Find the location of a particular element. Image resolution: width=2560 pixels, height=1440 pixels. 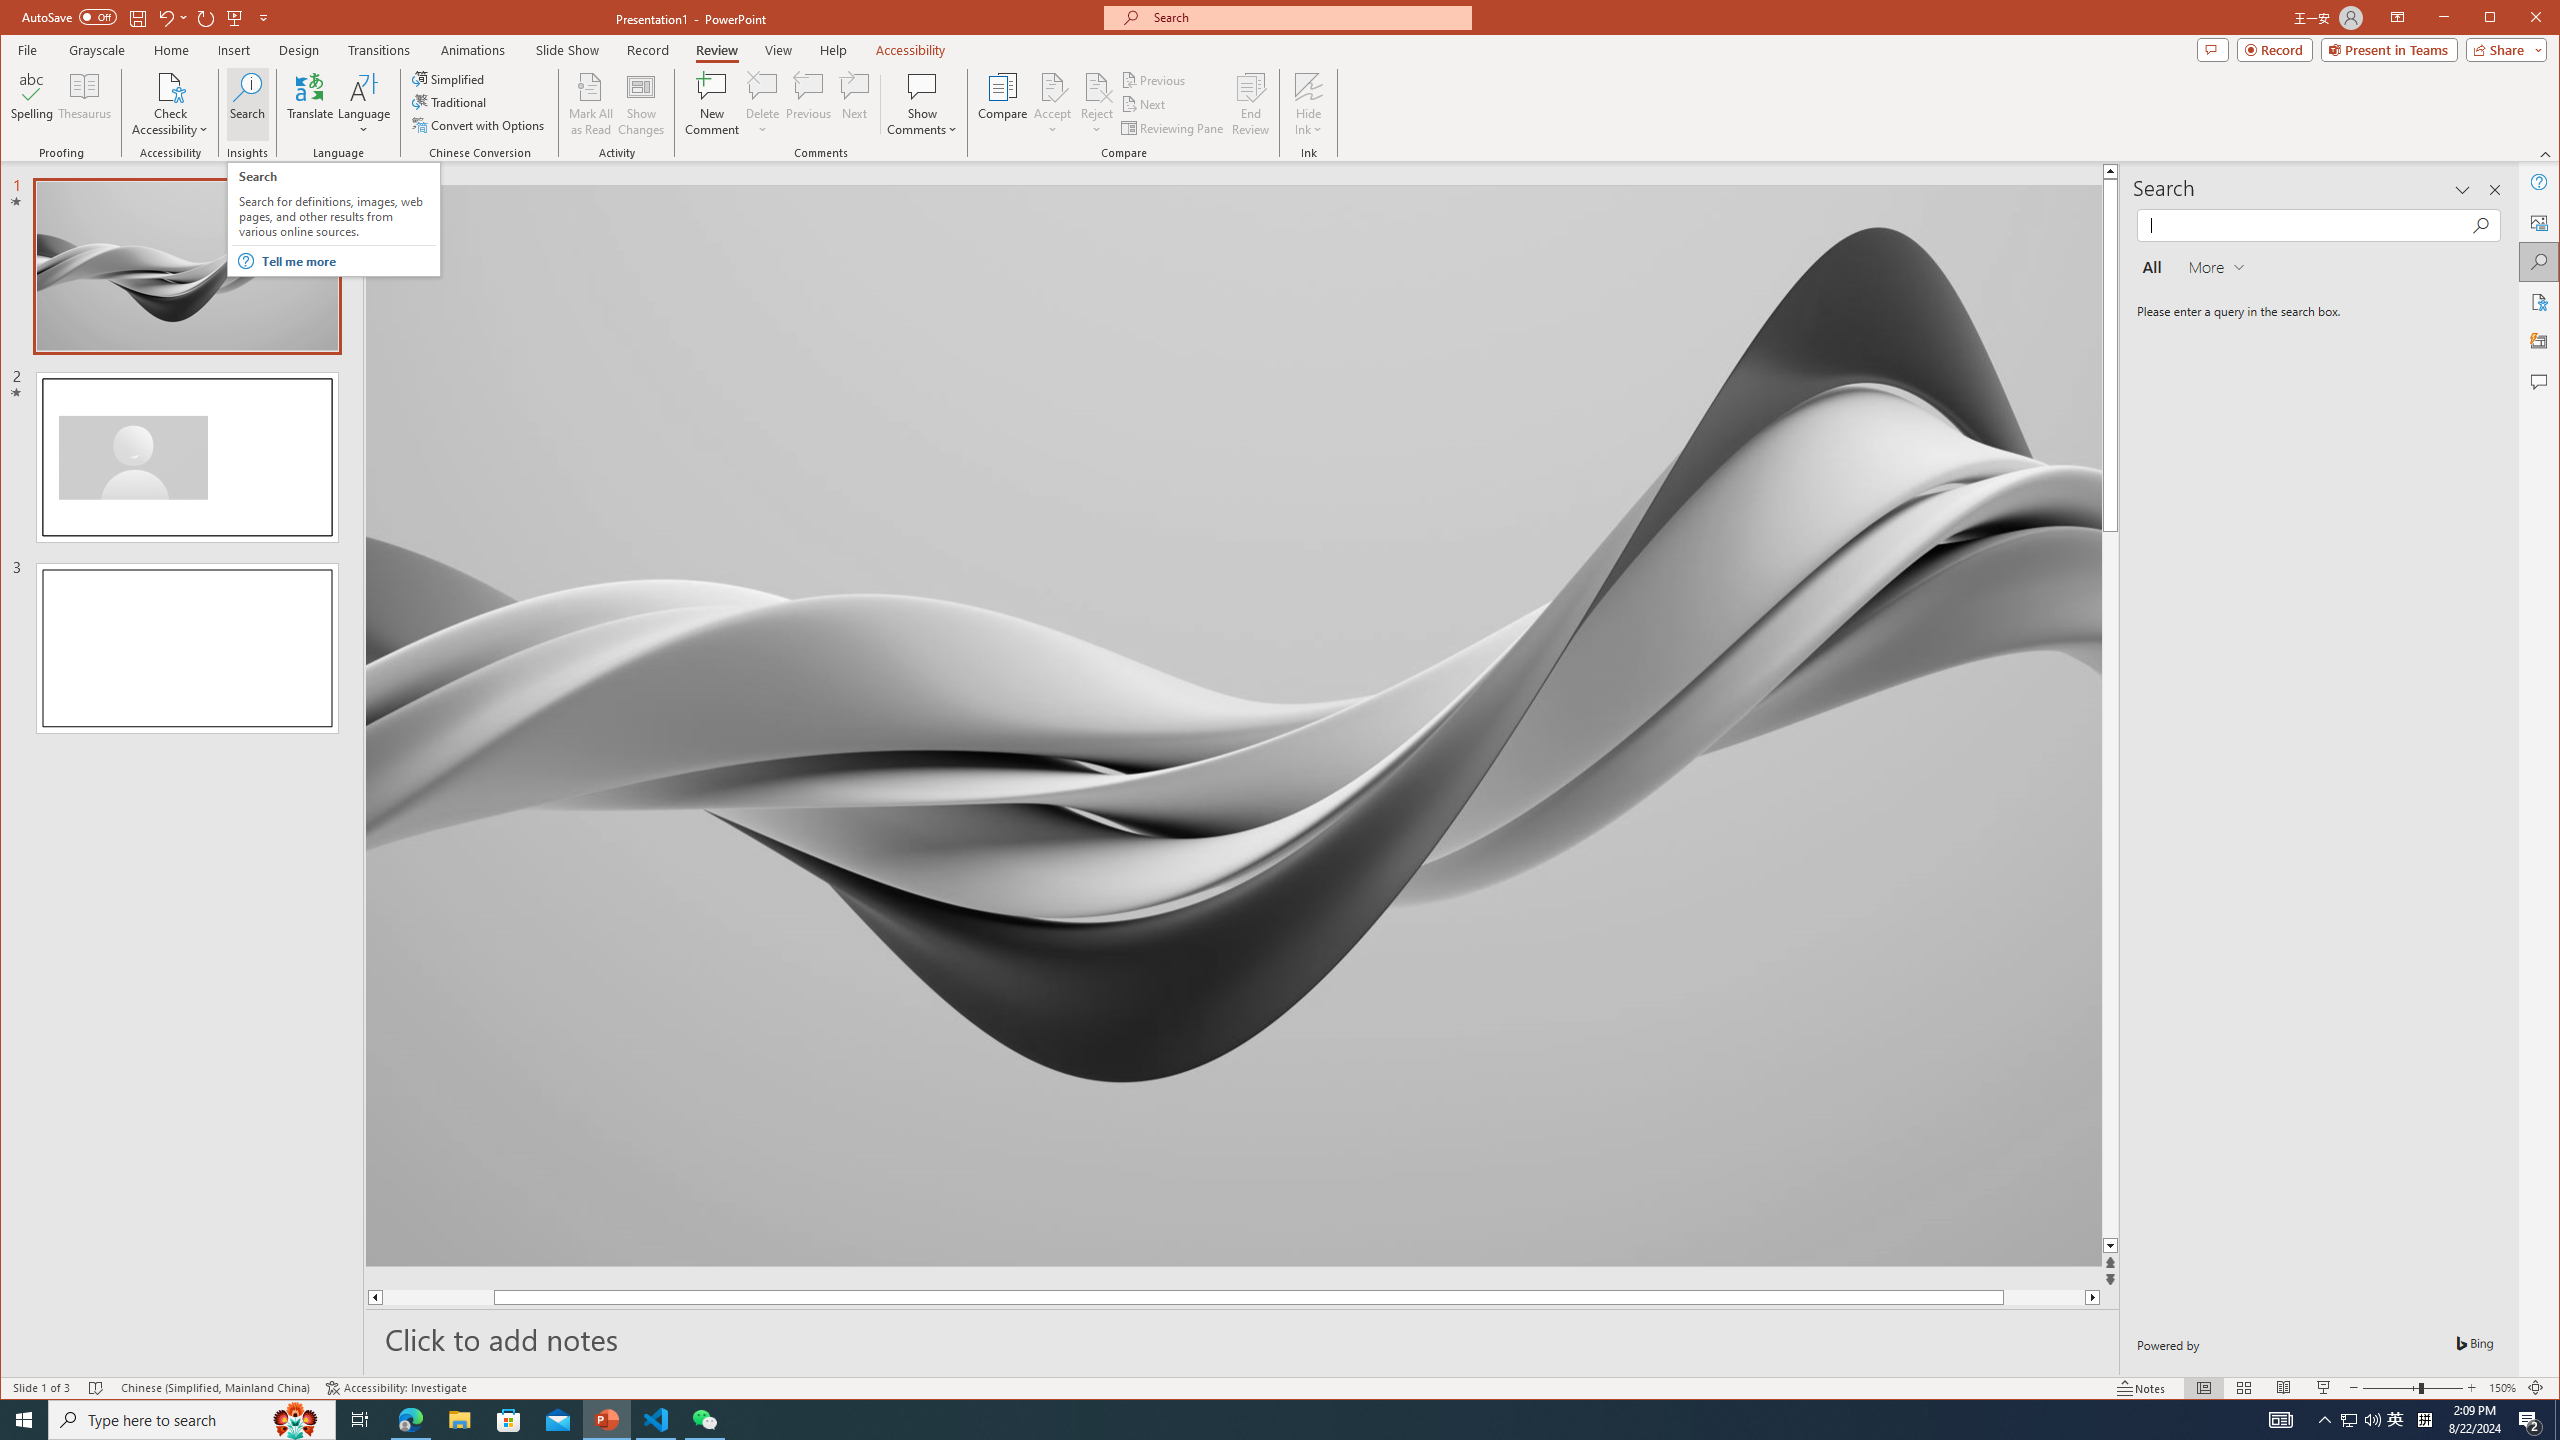

'Reviewing Pane' is located at coordinates (1173, 127).